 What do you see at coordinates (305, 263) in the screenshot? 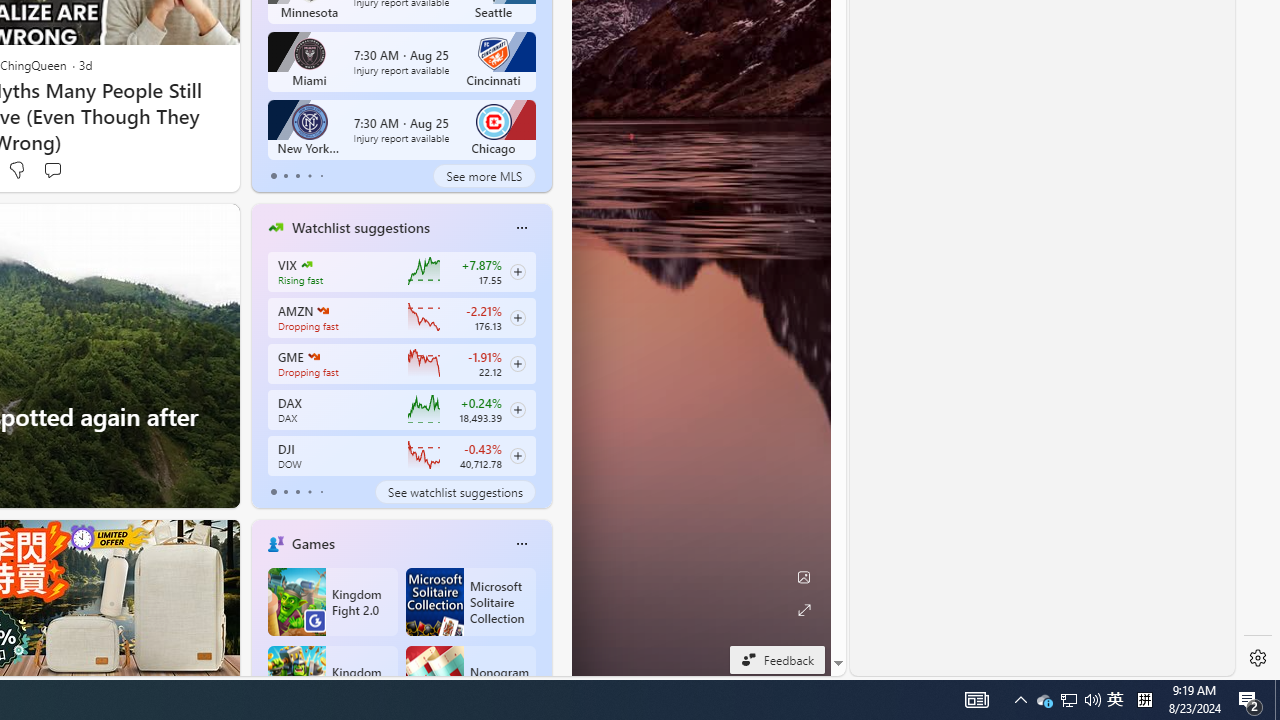
I see `'CBOE Market Volatility Index'` at bounding box center [305, 263].